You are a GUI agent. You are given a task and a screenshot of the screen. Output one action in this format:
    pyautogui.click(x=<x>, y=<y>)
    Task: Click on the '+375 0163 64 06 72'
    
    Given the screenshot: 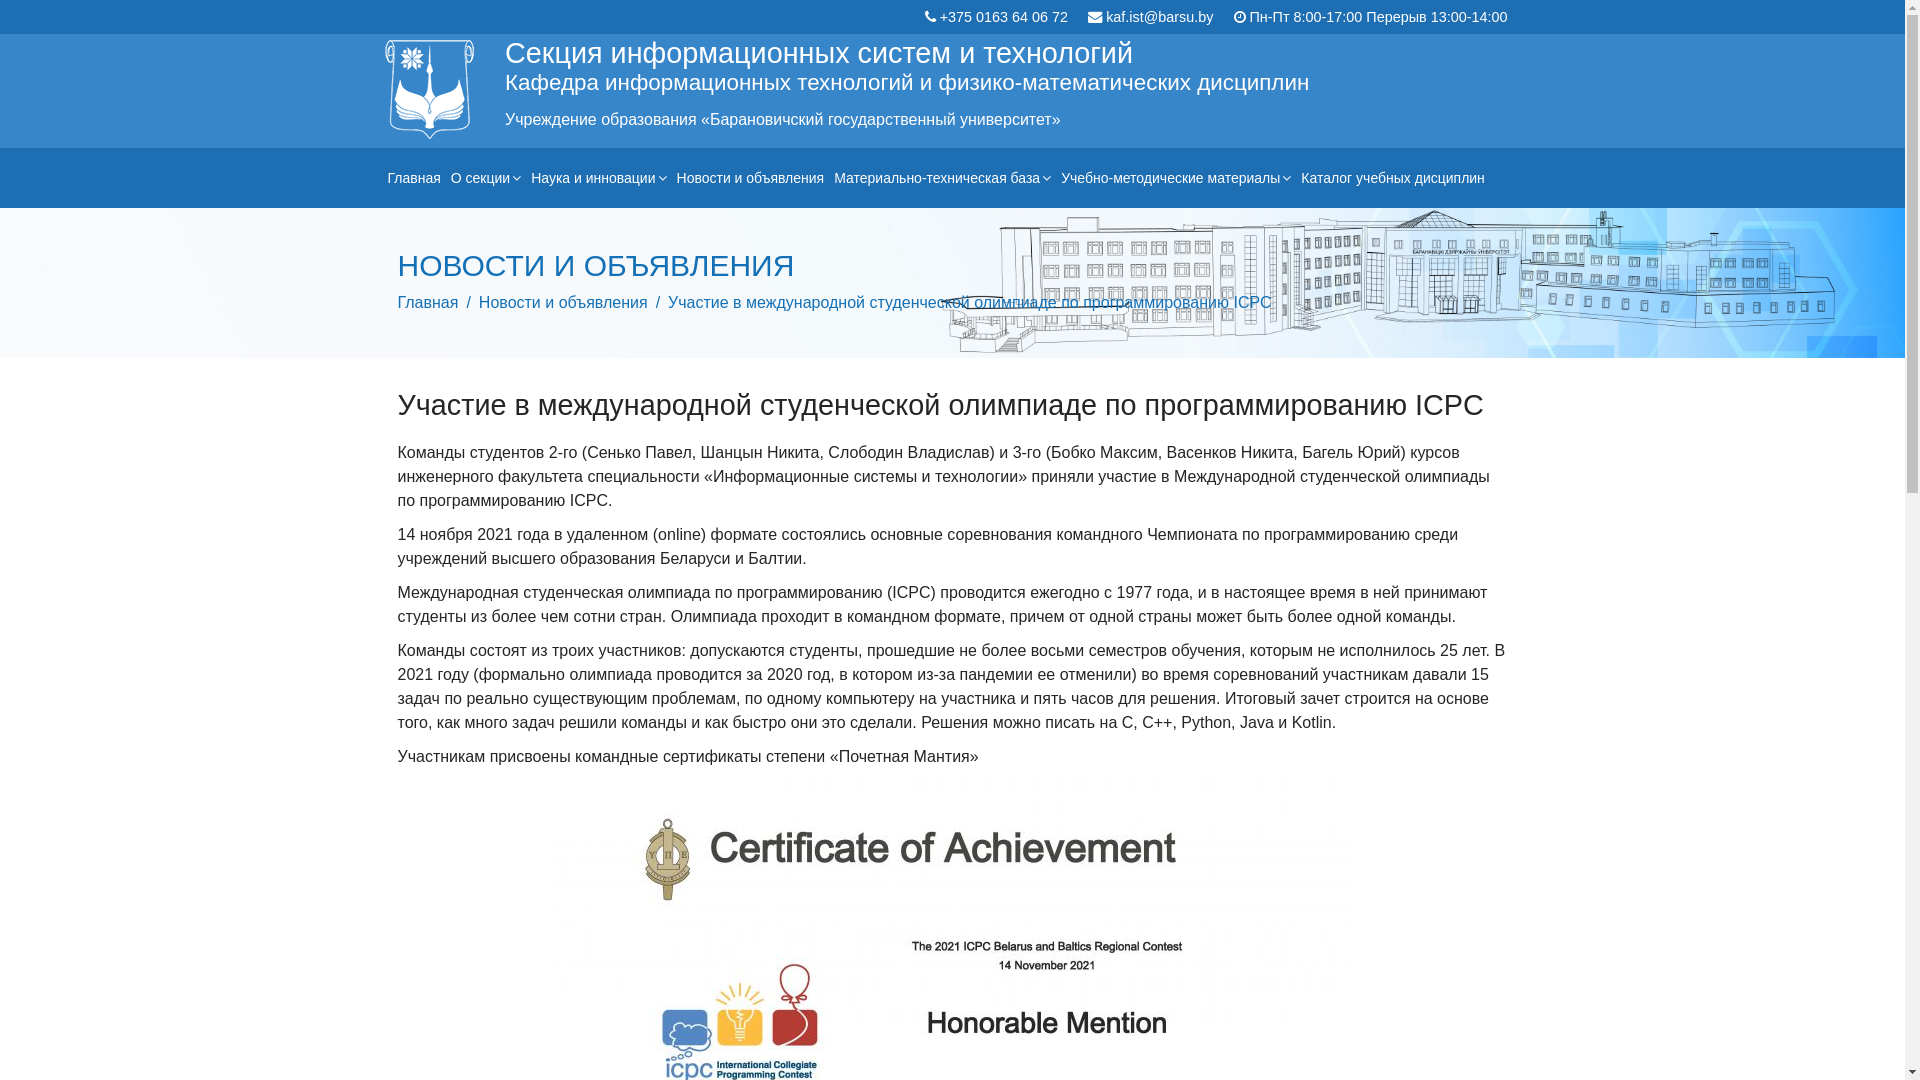 What is the action you would take?
    pyautogui.click(x=1003, y=16)
    